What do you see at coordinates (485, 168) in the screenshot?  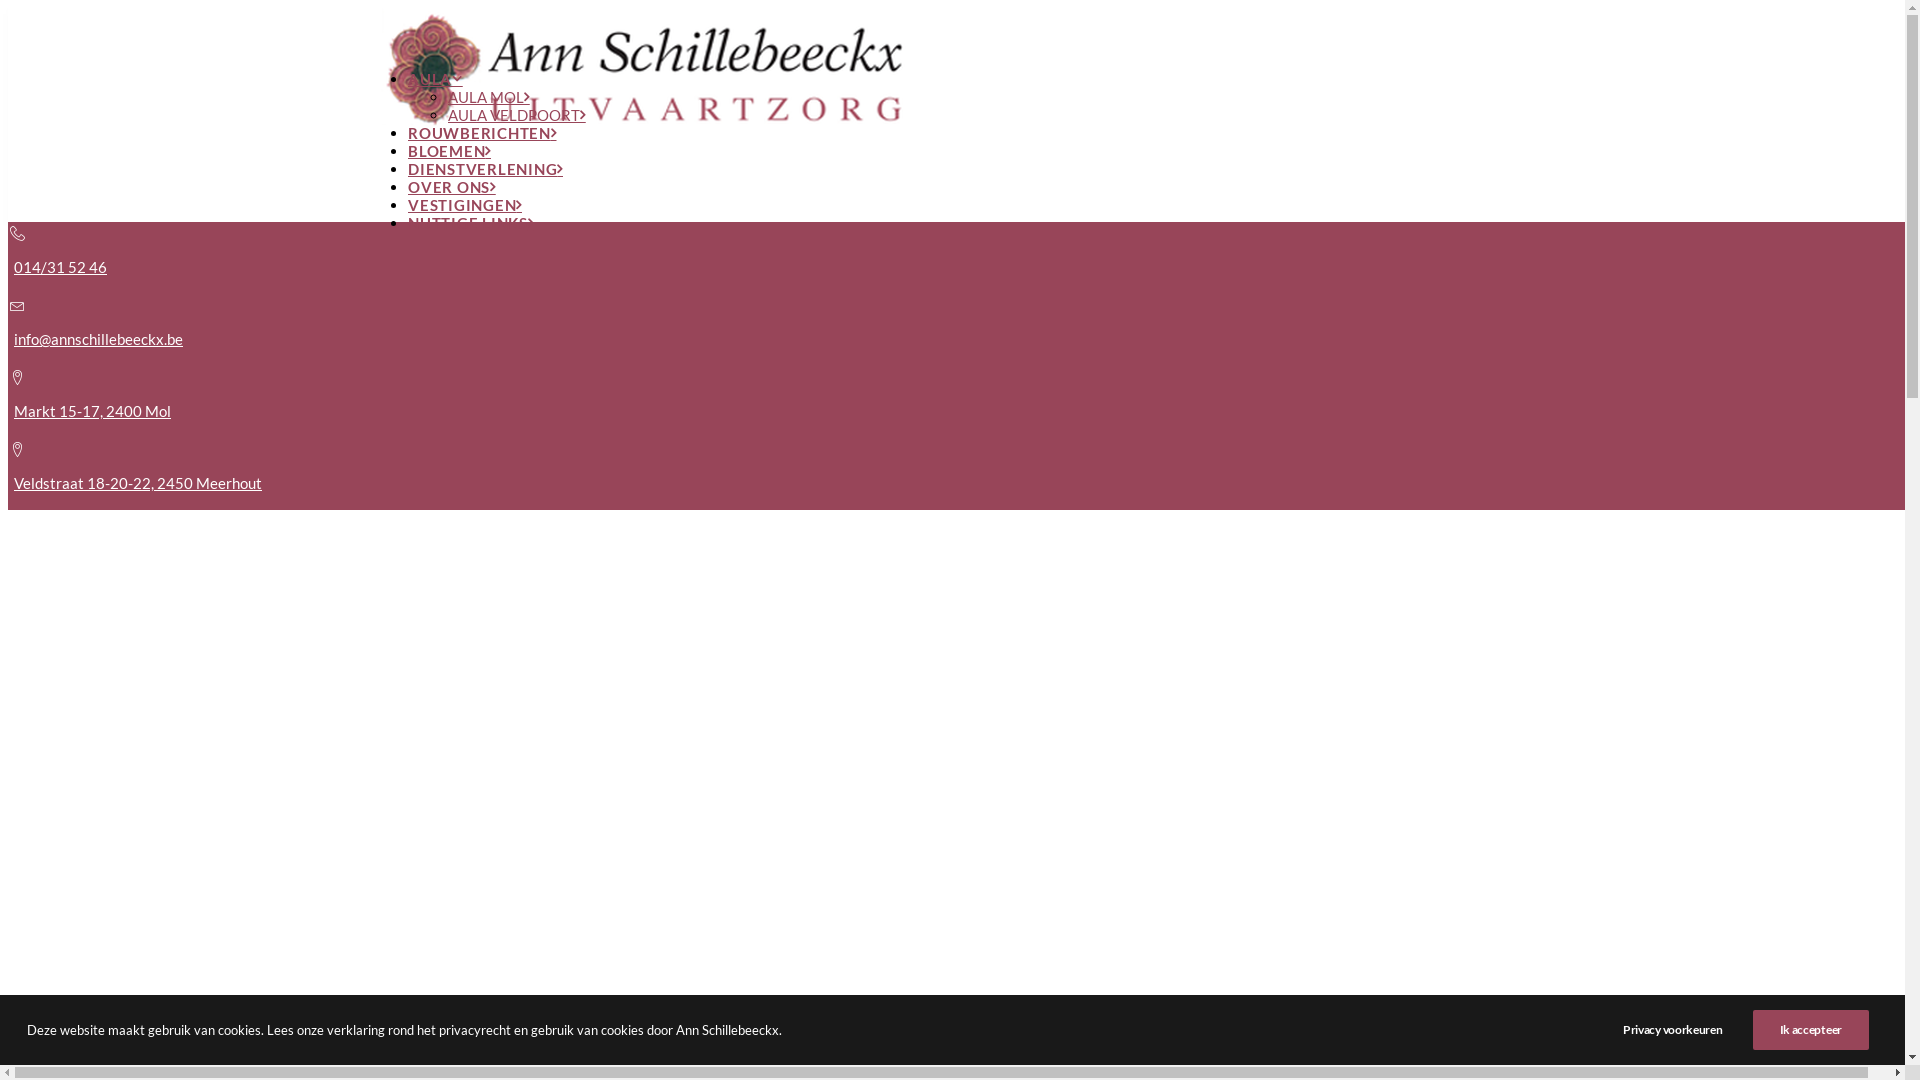 I see `'DIENSTVERLENING'` at bounding box center [485, 168].